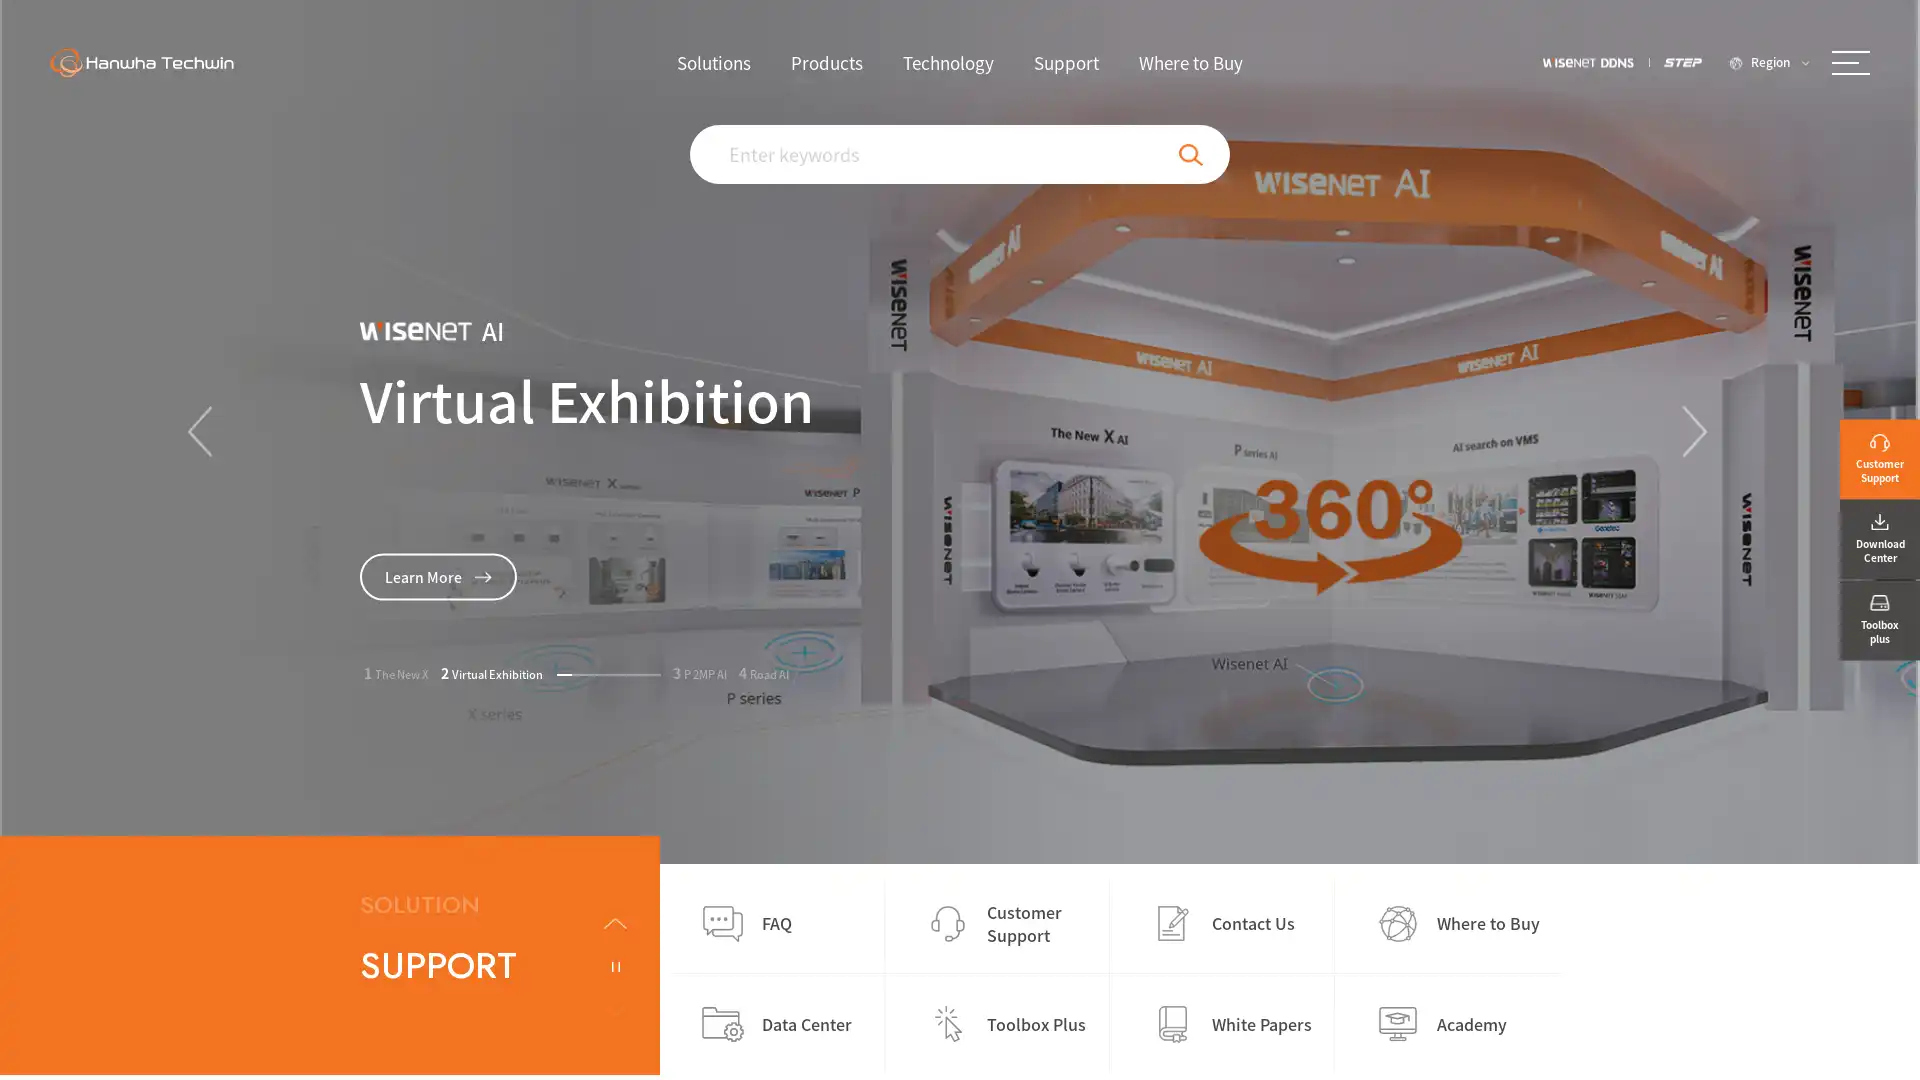  Describe the element at coordinates (699, 674) in the screenshot. I see `Go to slide 3` at that location.